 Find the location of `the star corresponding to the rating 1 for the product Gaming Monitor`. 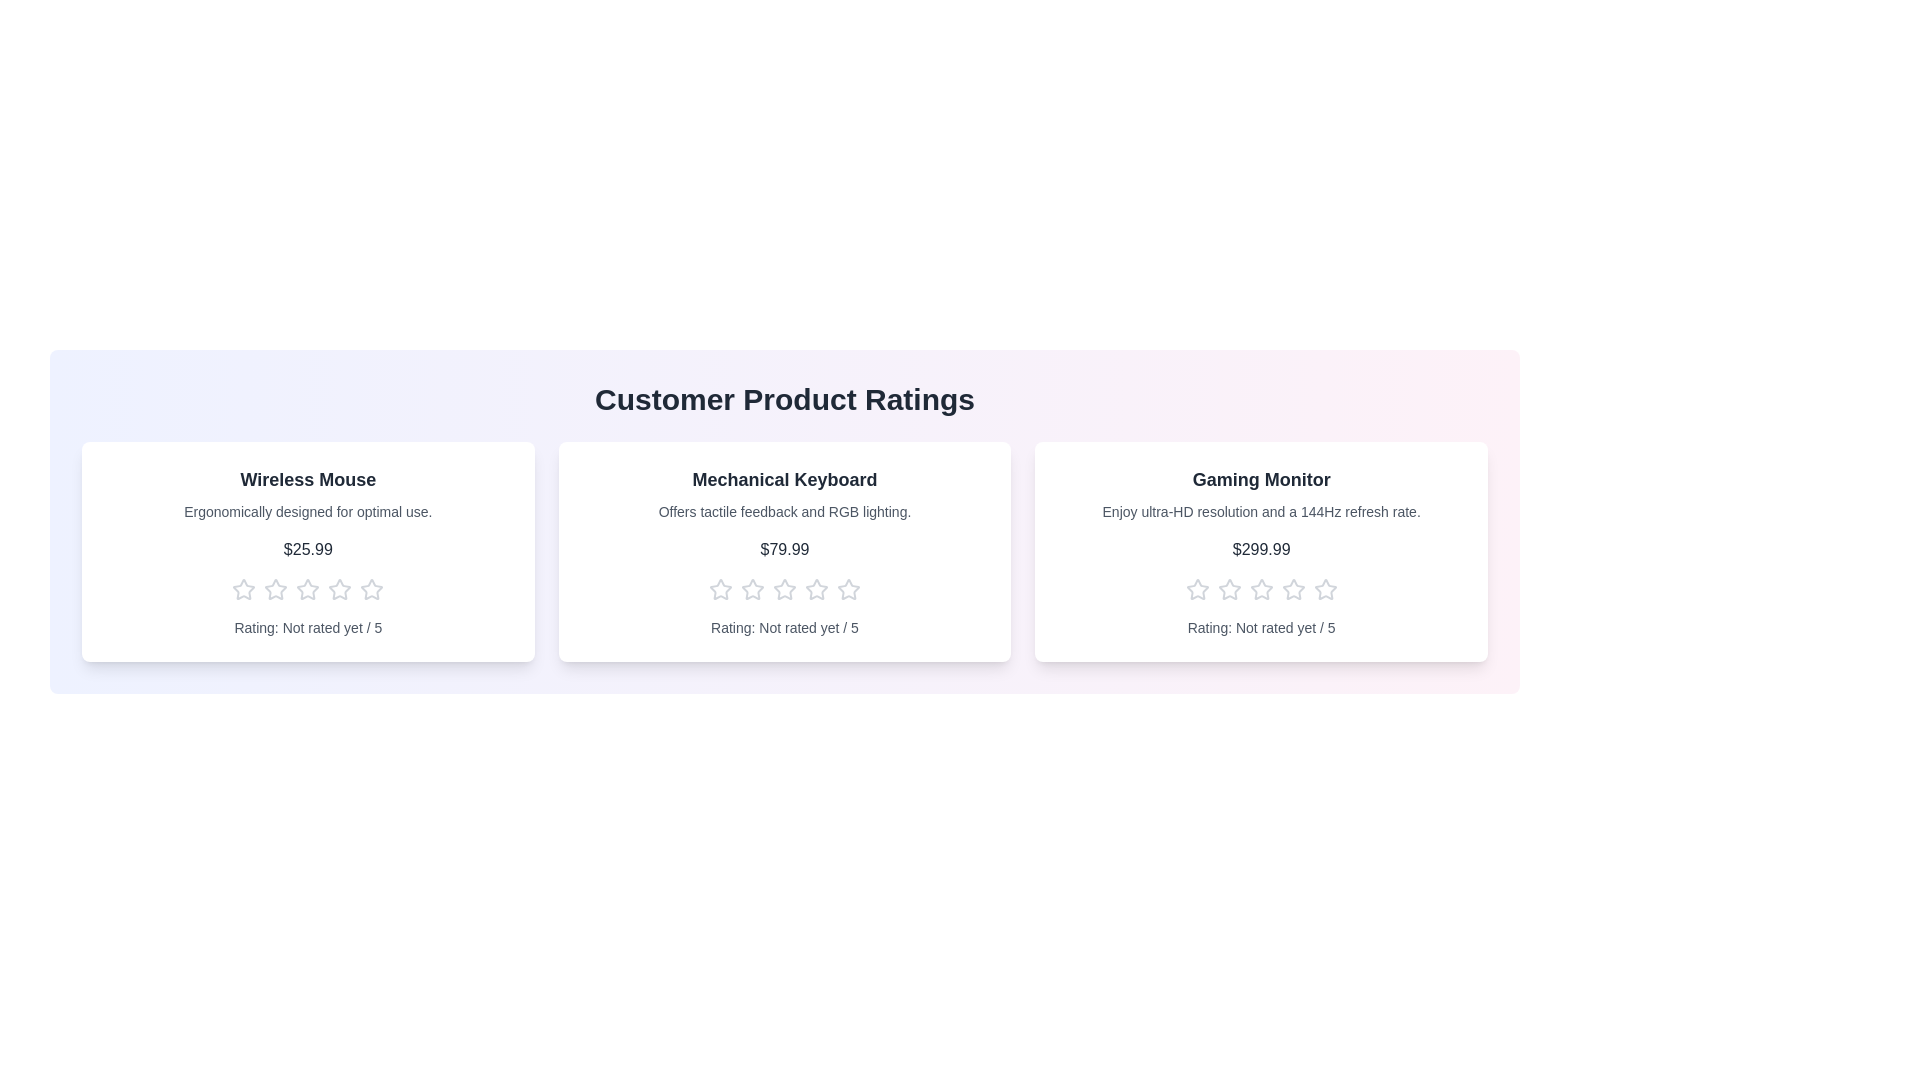

the star corresponding to the rating 1 for the product Gaming Monitor is located at coordinates (1196, 589).